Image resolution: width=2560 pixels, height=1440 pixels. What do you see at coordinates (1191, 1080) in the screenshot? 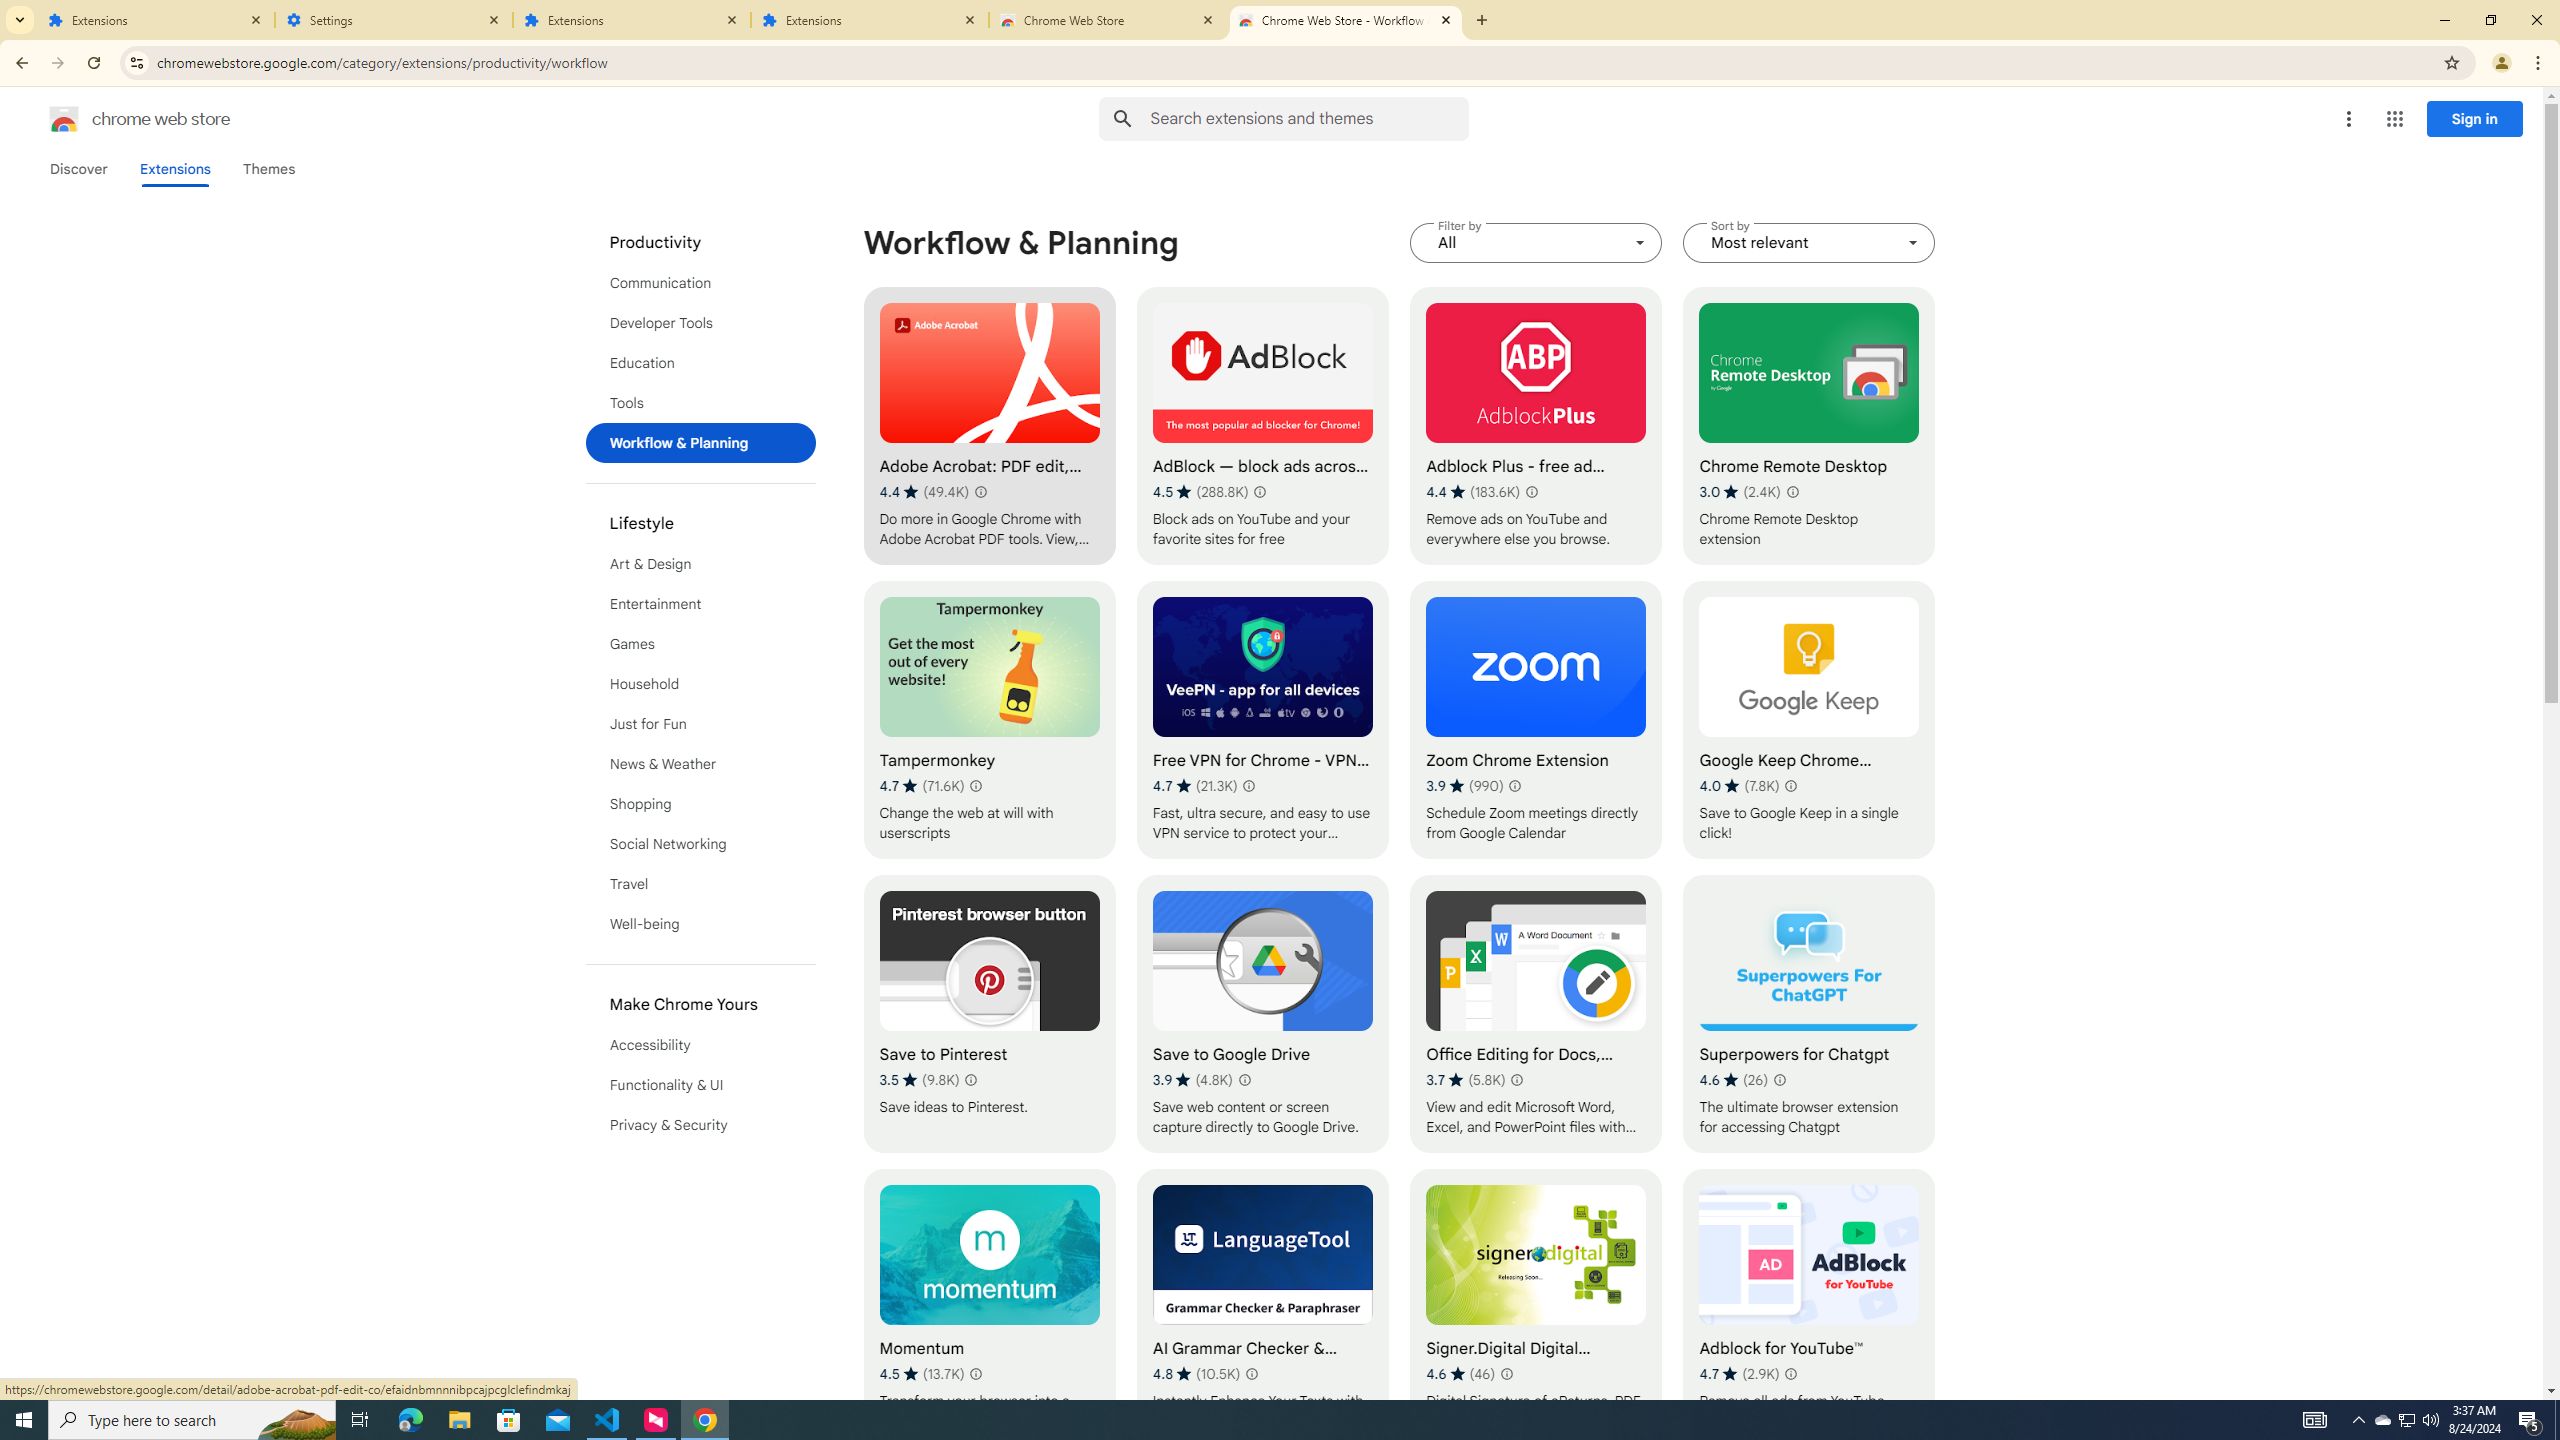
I see `'Average rating 3.9 out of 5 stars. 4.8K ratings.'` at bounding box center [1191, 1080].